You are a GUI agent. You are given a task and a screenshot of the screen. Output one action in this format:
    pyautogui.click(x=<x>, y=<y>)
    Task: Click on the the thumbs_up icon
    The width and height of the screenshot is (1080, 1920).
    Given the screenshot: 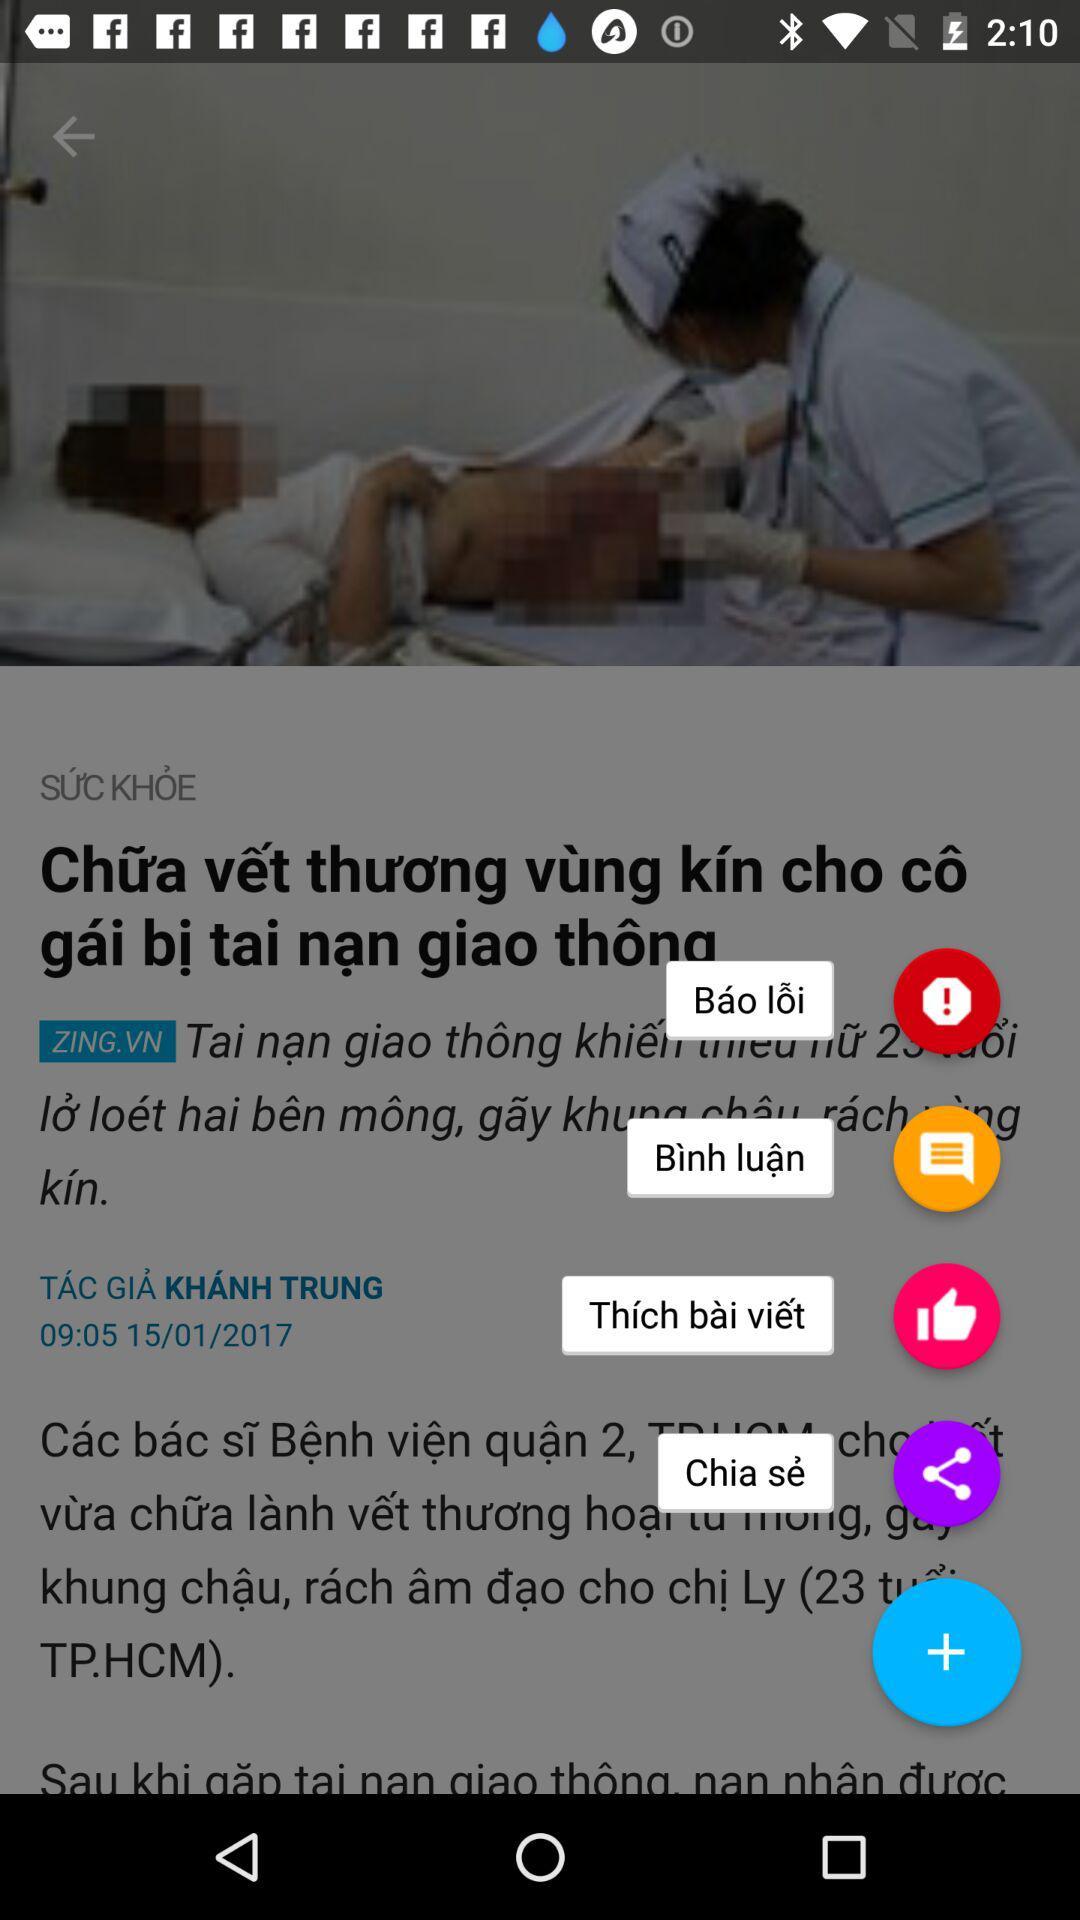 What is the action you would take?
    pyautogui.click(x=945, y=1416)
    